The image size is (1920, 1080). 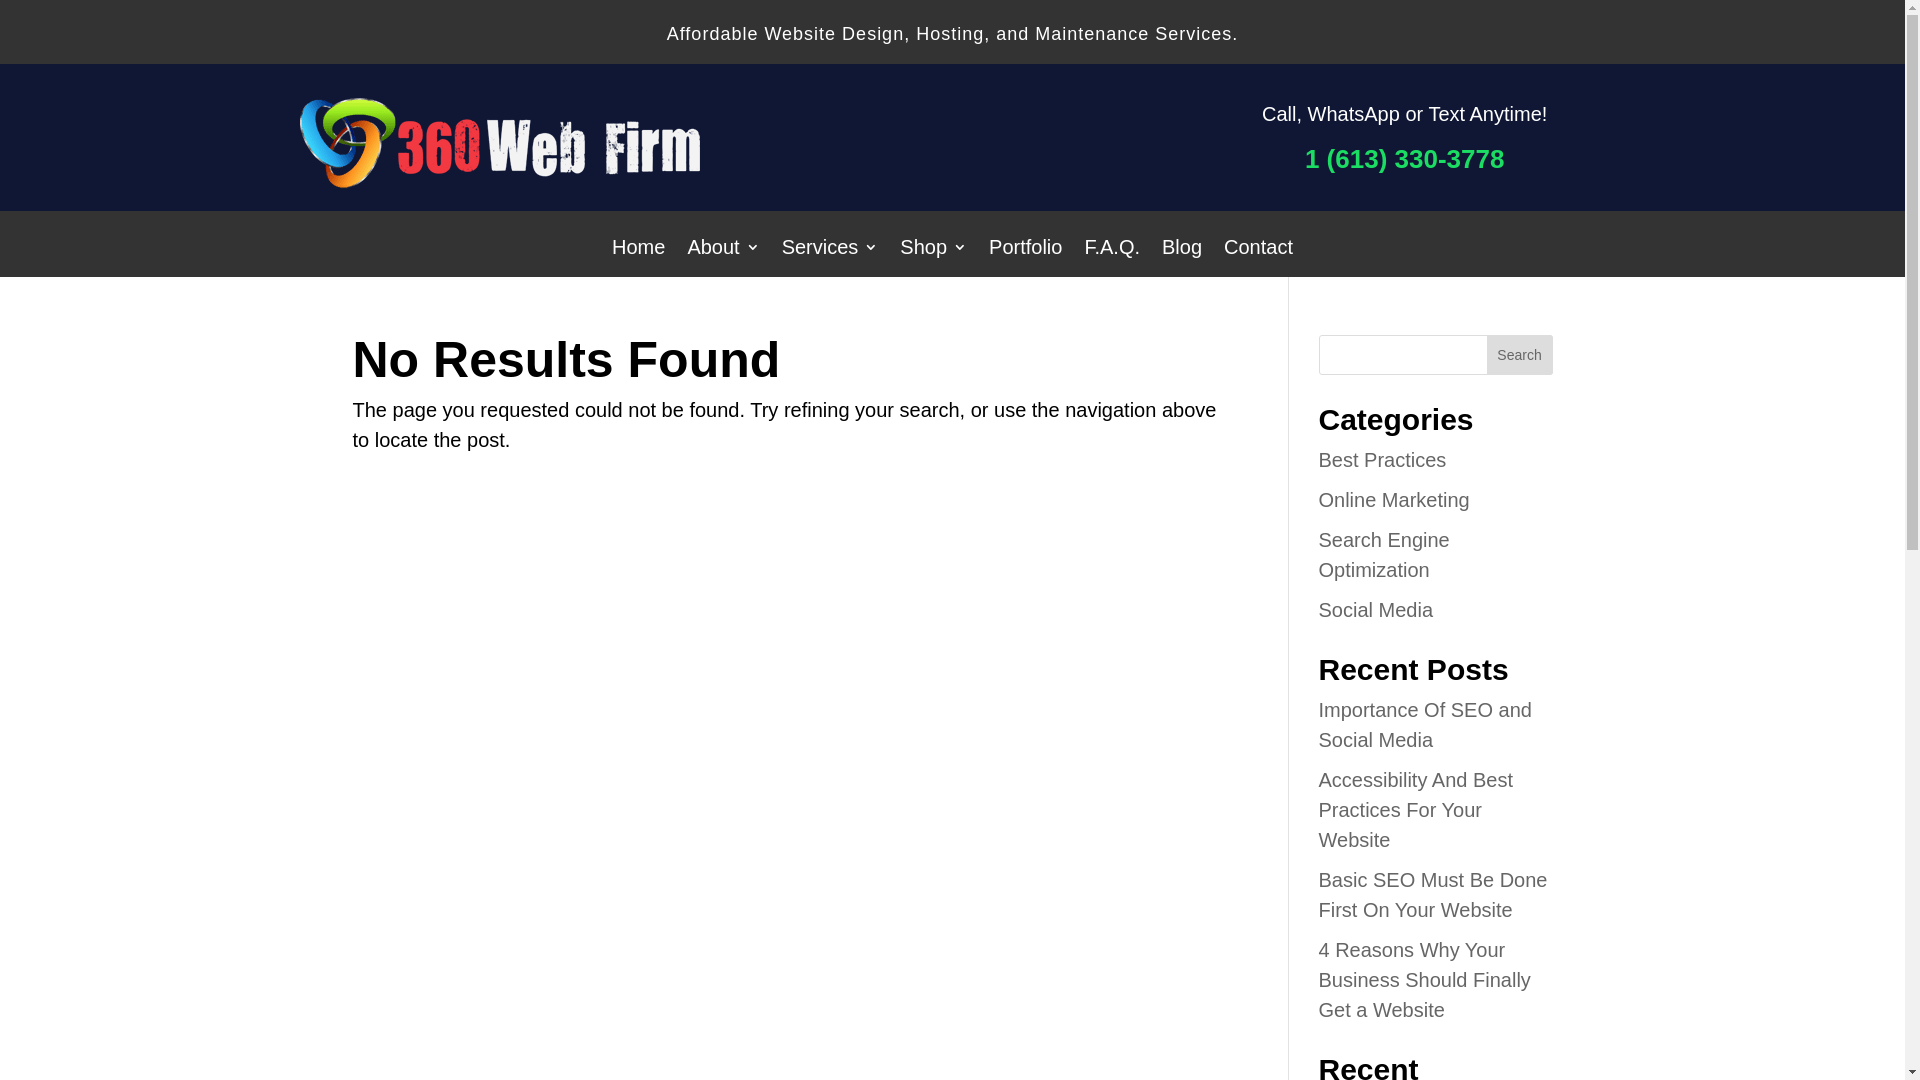 I want to click on 'Blog', so click(x=1181, y=249).